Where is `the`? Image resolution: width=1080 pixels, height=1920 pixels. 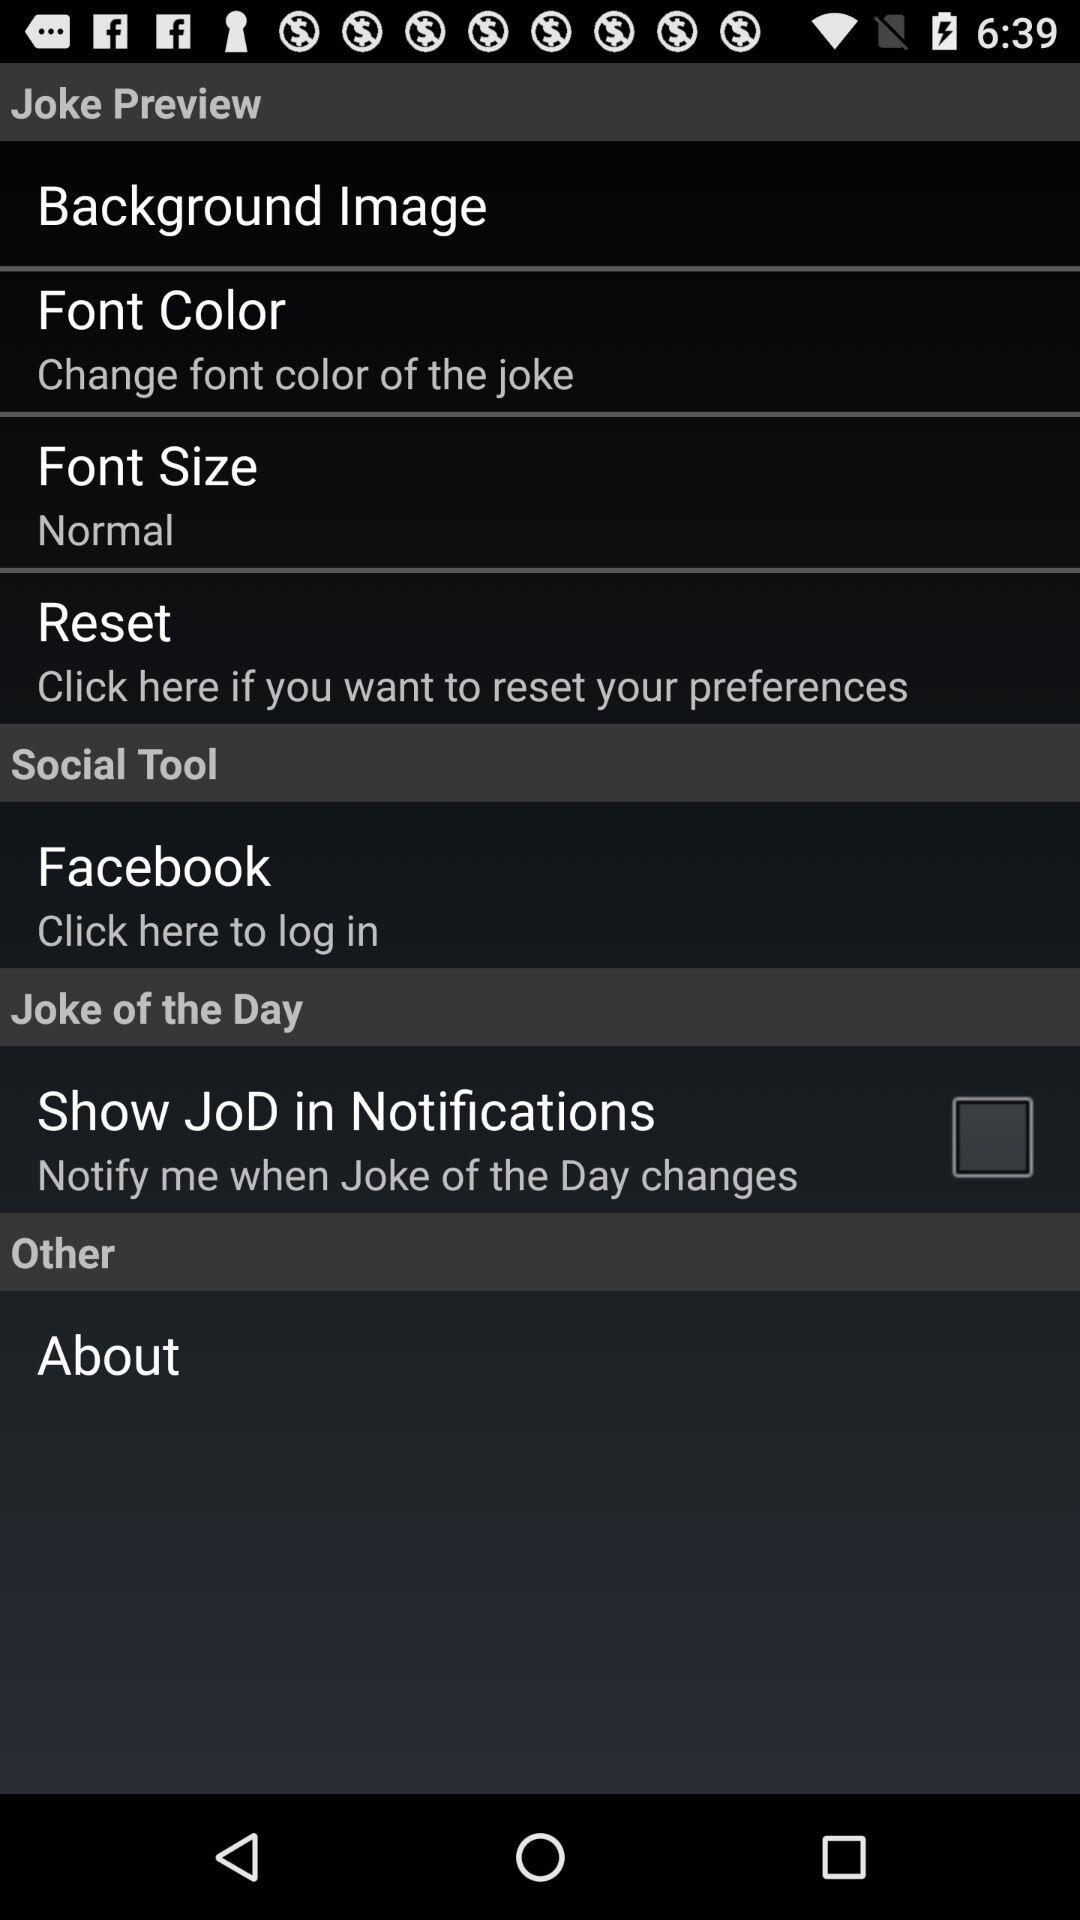
the is located at coordinates (997, 1135).